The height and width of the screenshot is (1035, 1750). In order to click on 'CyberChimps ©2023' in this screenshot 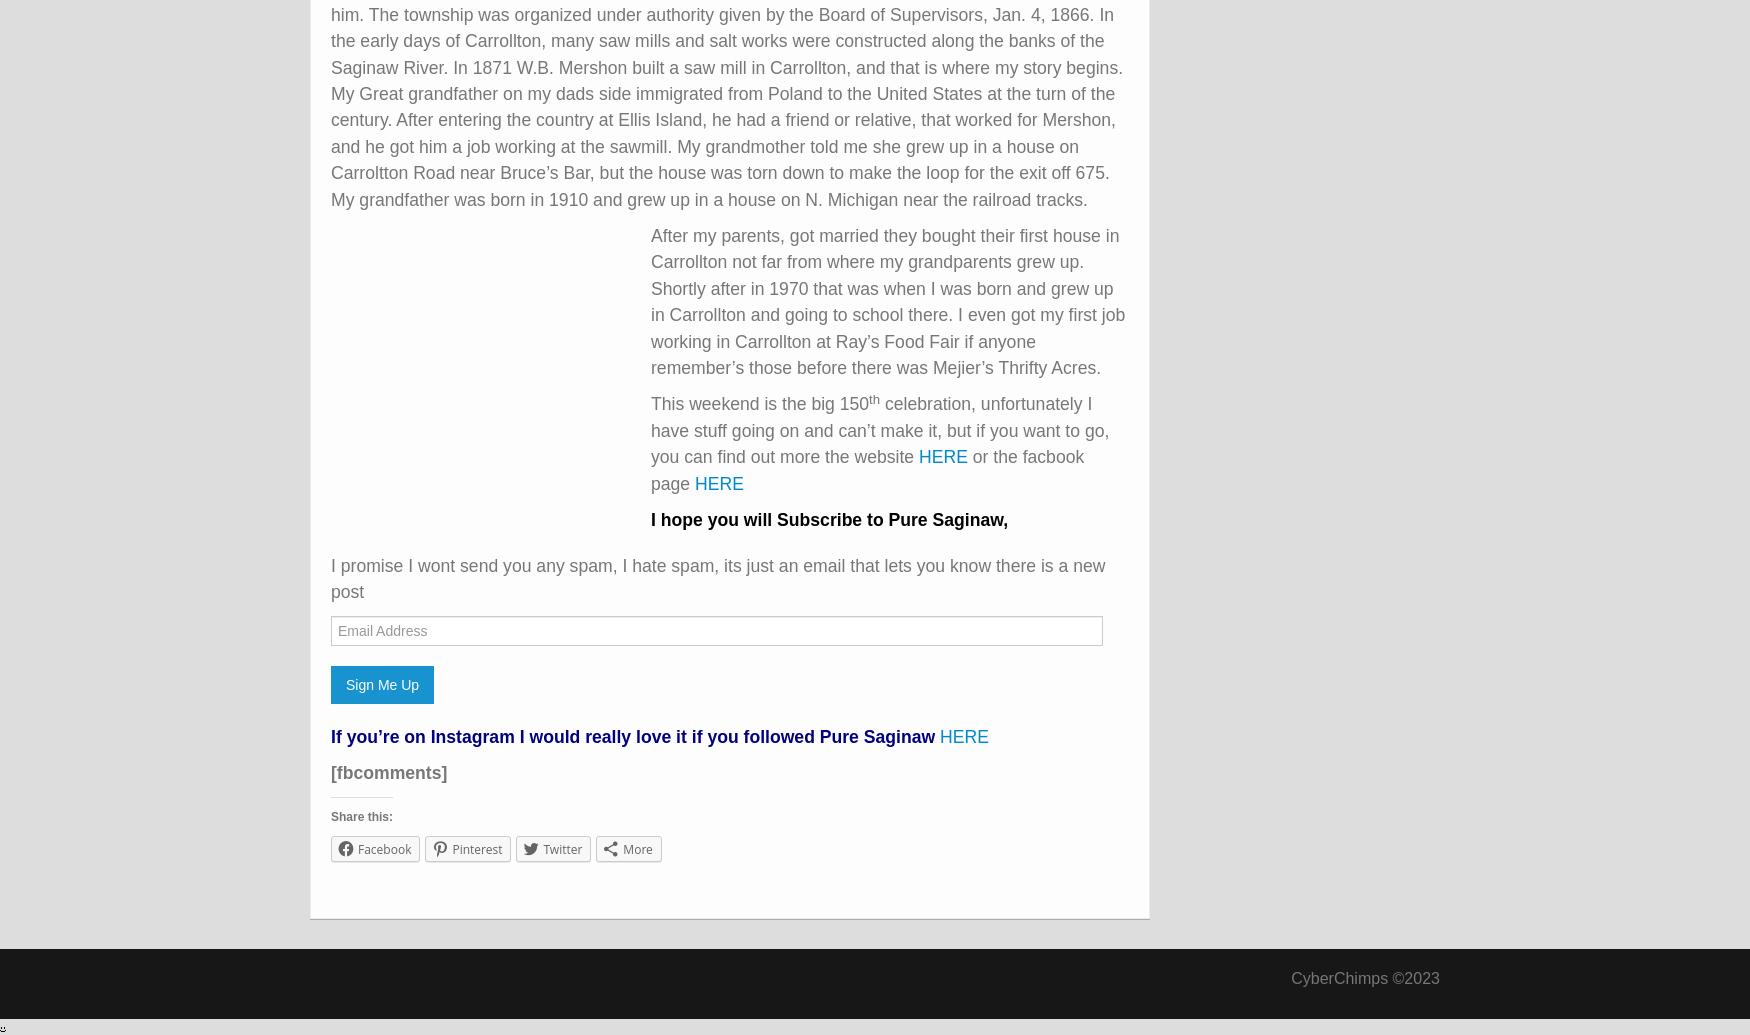, I will do `click(1365, 976)`.